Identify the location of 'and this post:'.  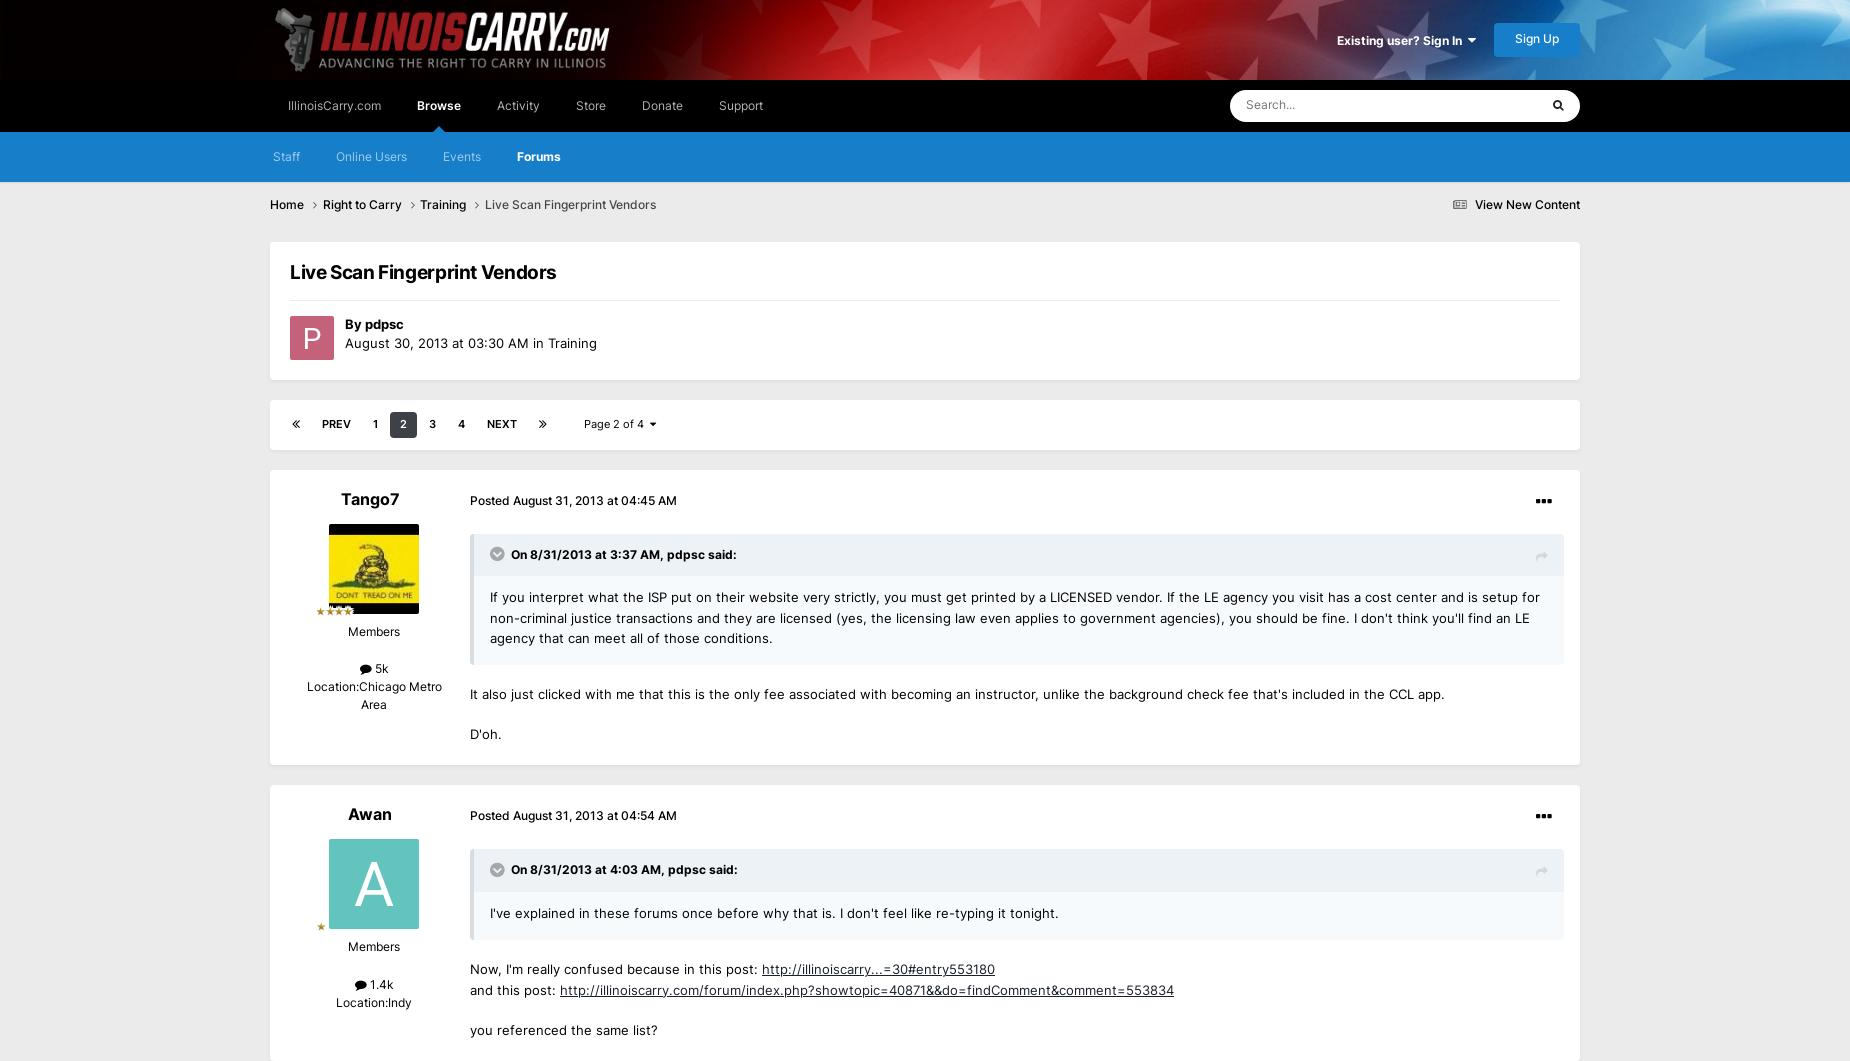
(515, 988).